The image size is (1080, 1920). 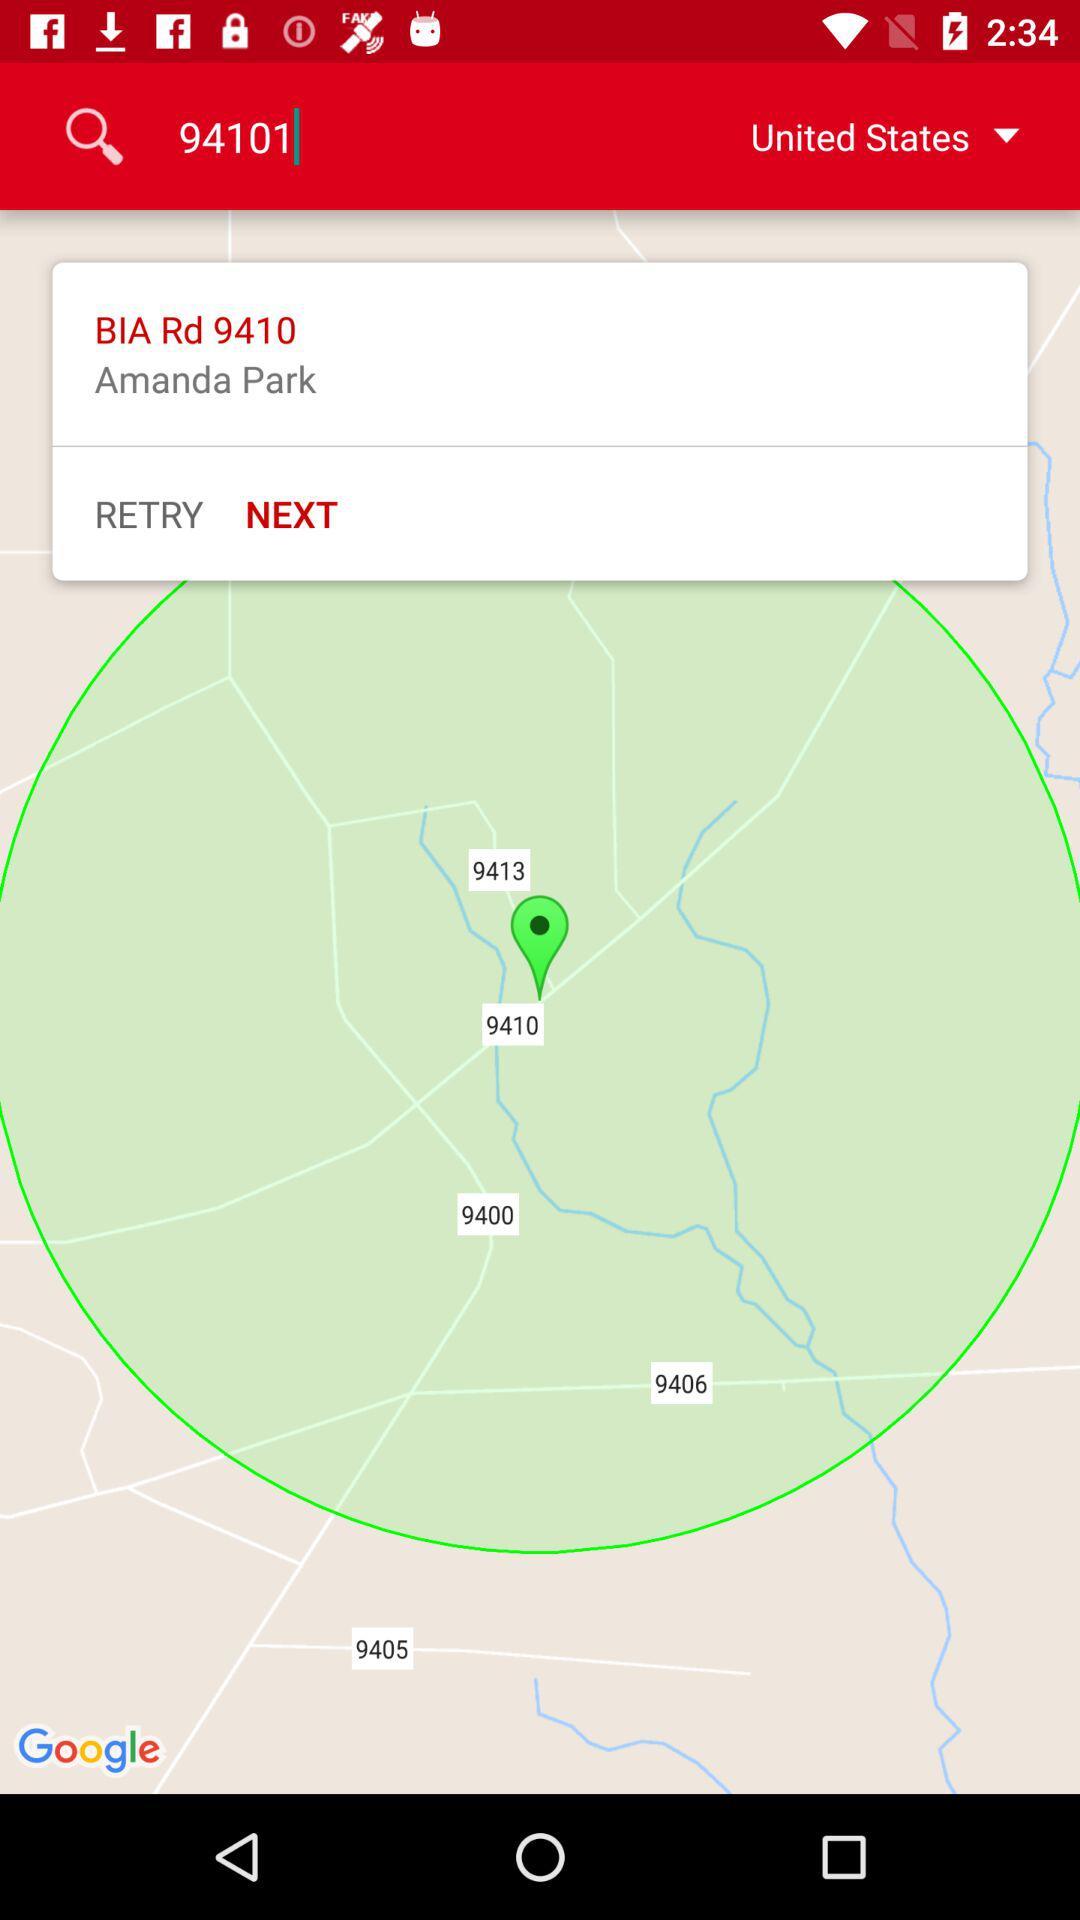 I want to click on the 94101, so click(x=407, y=135).